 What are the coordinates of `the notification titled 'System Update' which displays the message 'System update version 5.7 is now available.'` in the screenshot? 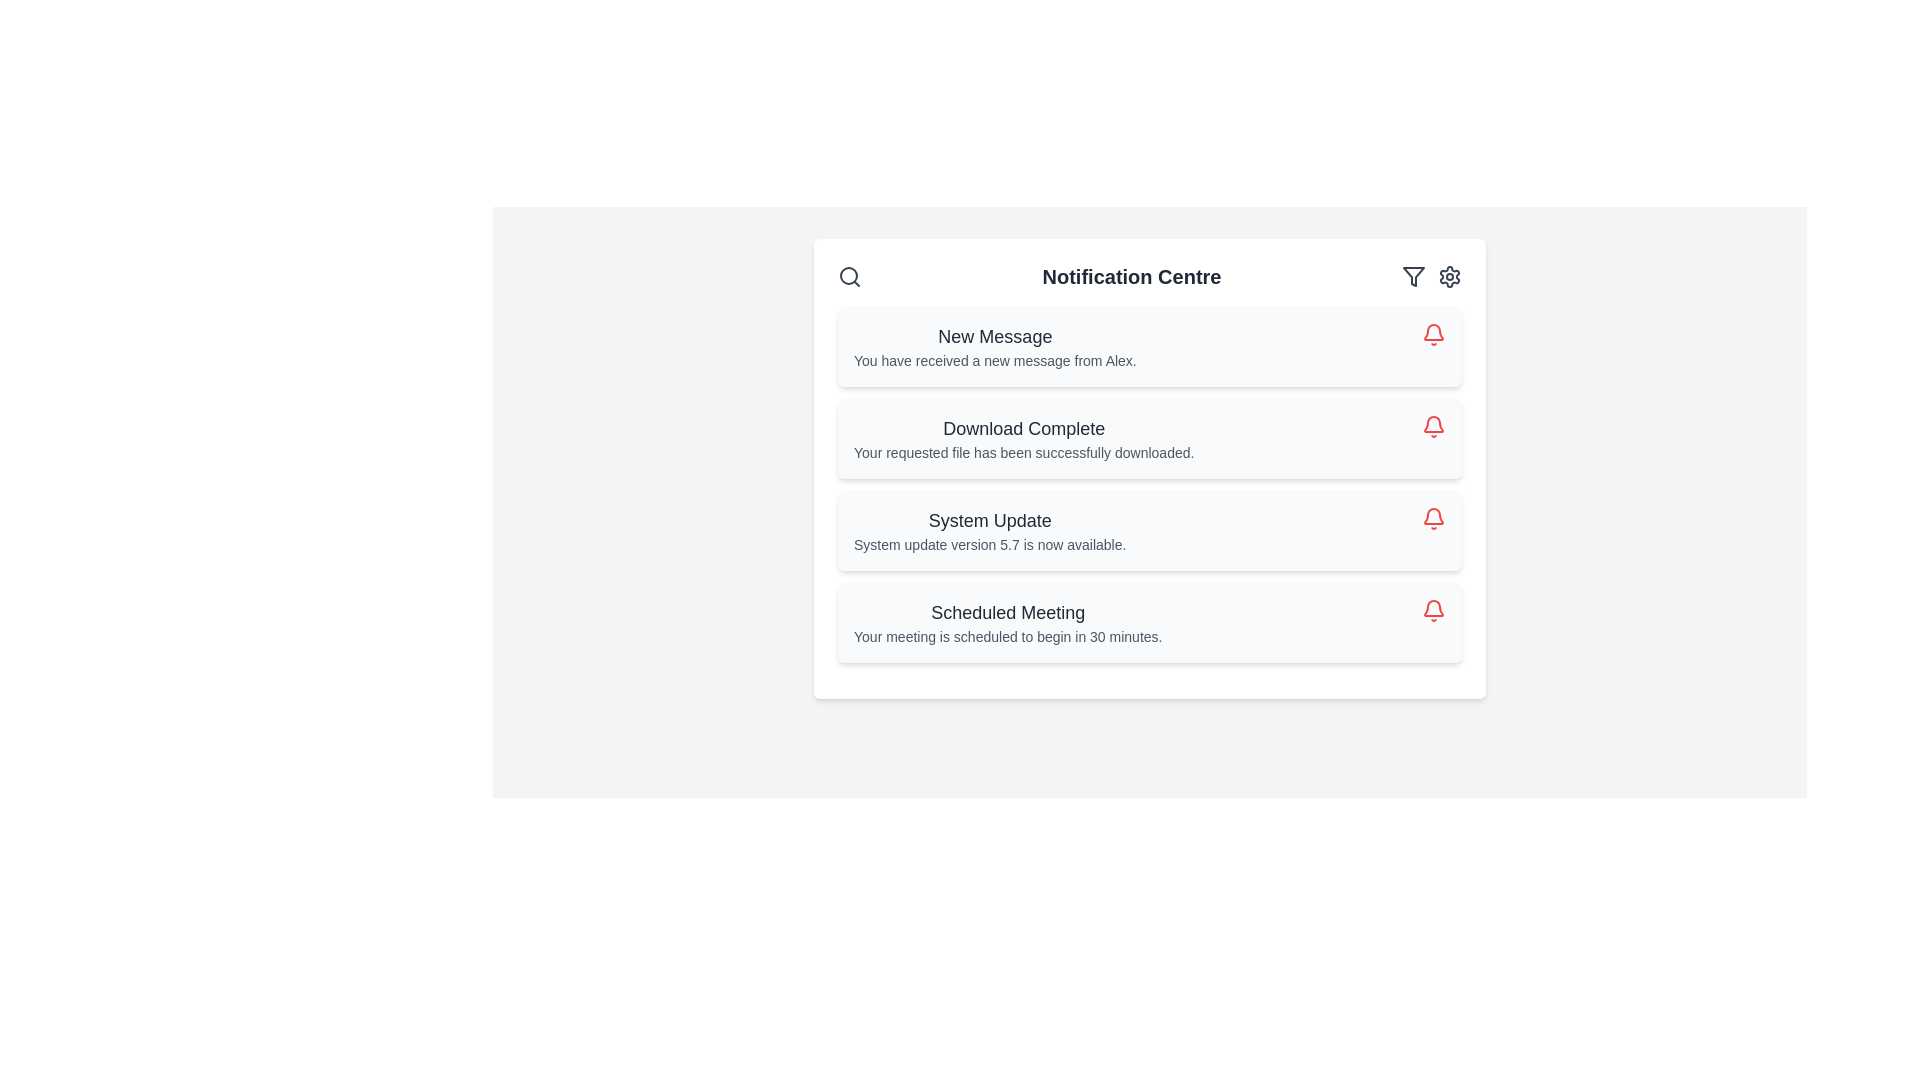 It's located at (1150, 485).